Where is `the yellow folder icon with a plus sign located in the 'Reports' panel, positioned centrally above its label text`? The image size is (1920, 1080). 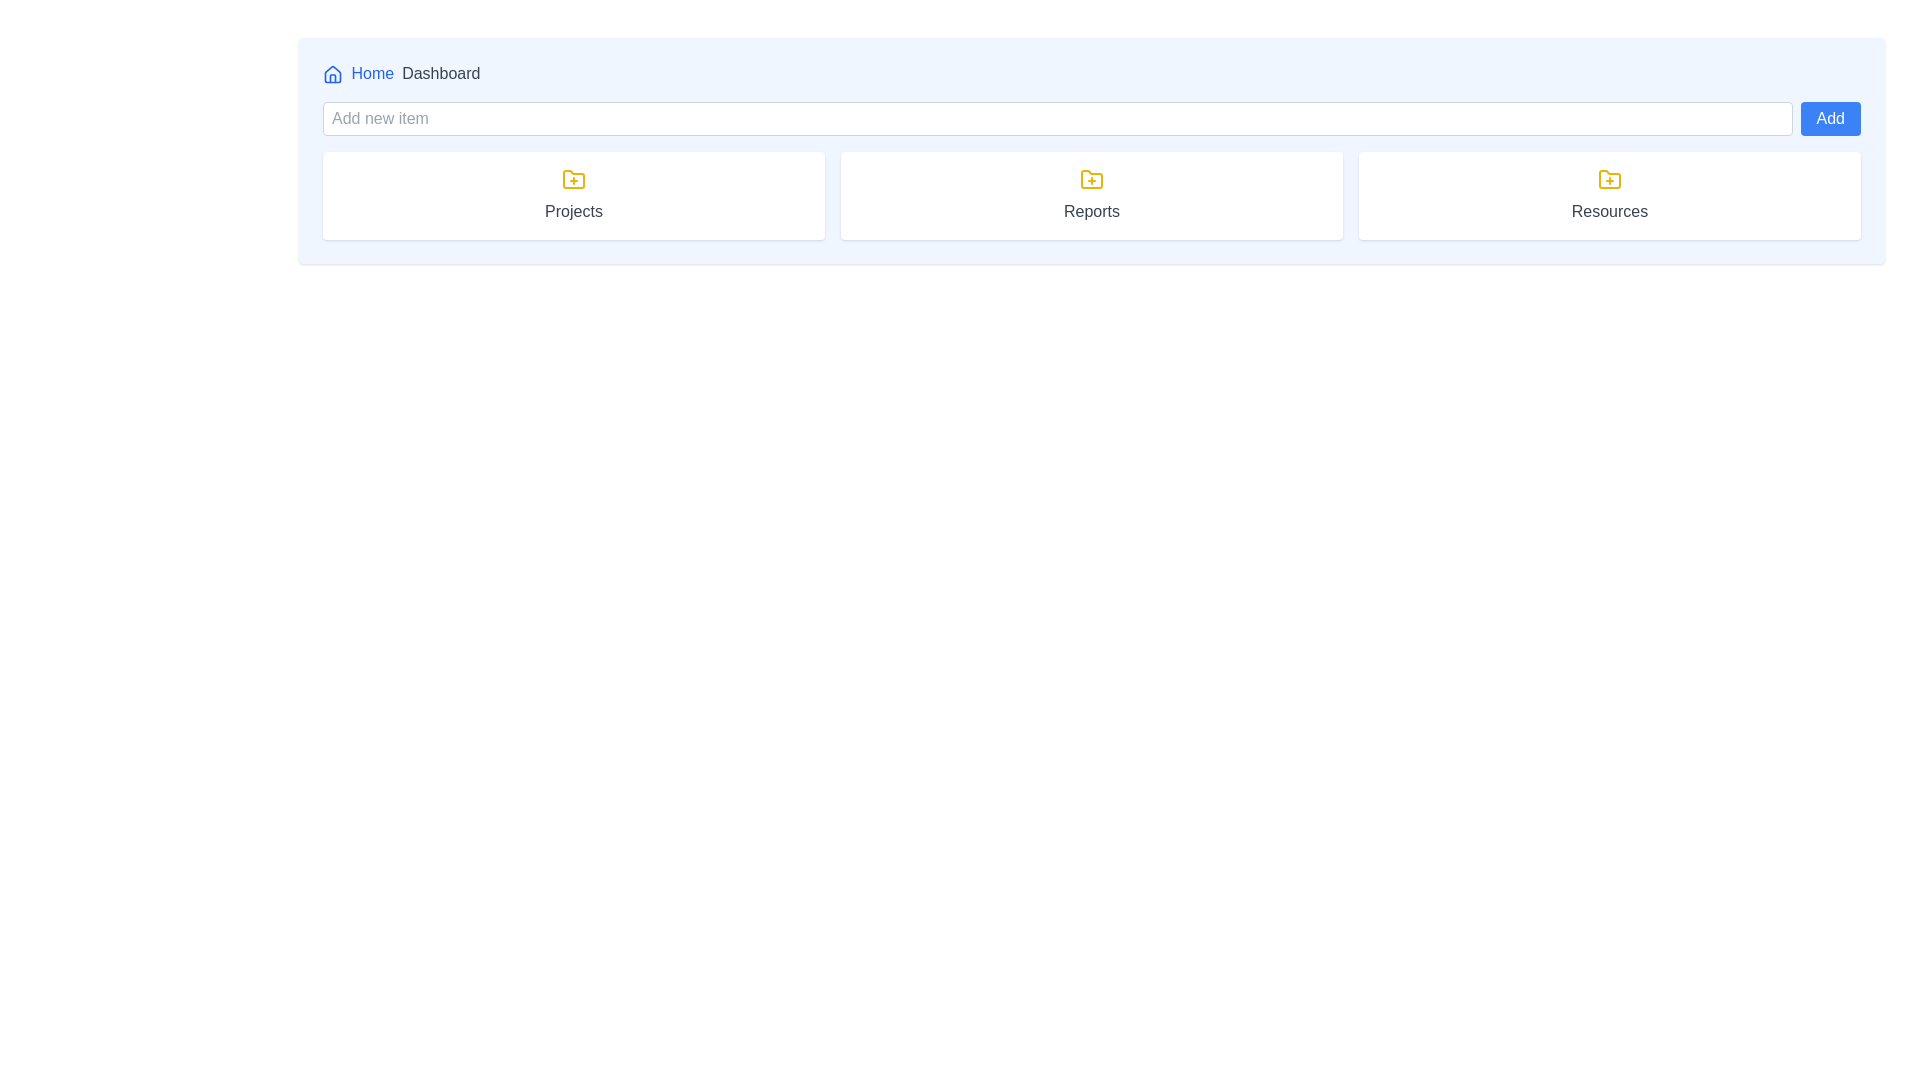 the yellow folder icon with a plus sign located in the 'Reports' panel, positioned centrally above its label text is located at coordinates (1090, 180).